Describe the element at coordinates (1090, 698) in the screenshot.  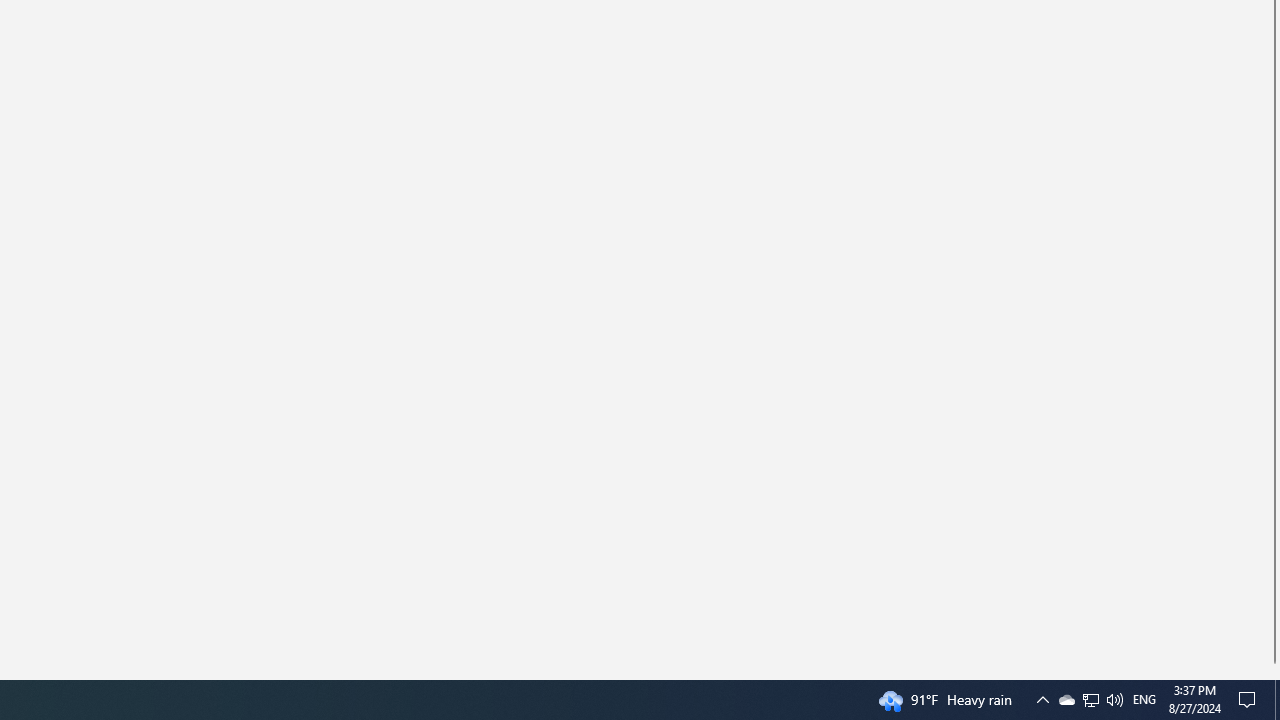
I see `'User Promoted Notification Area'` at that location.